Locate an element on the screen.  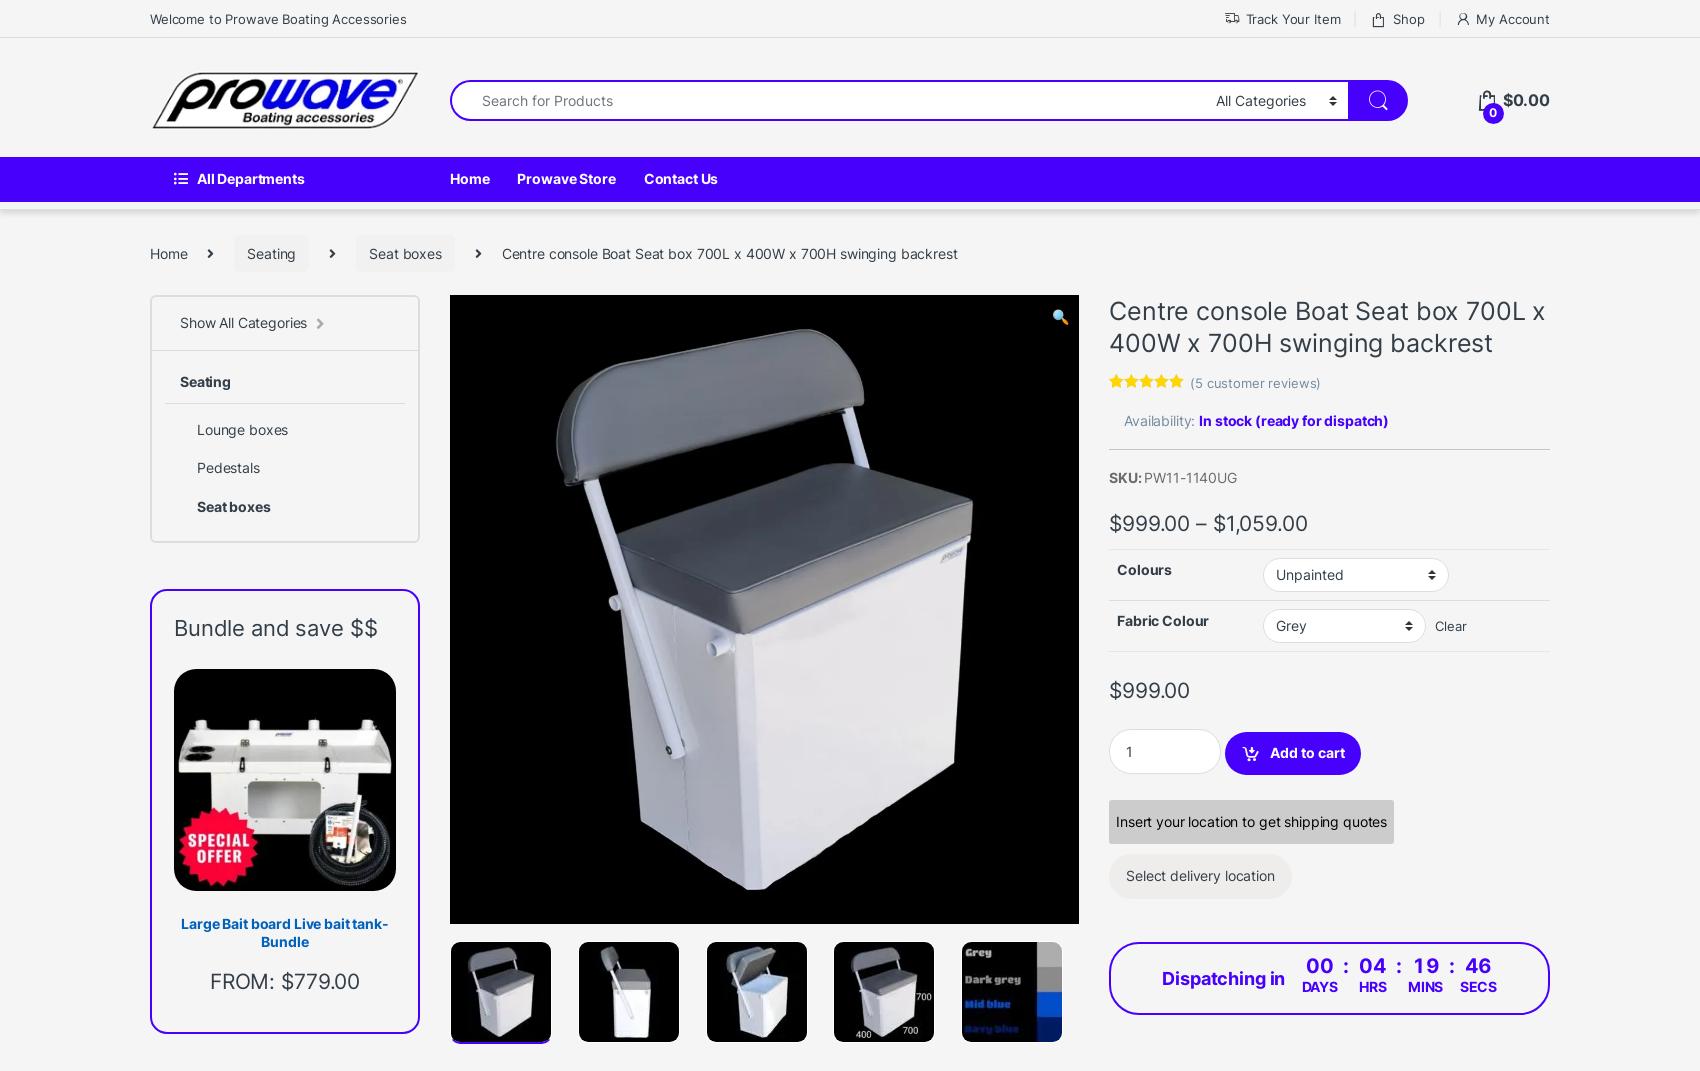
'Related products' is located at coordinates (549, 221).